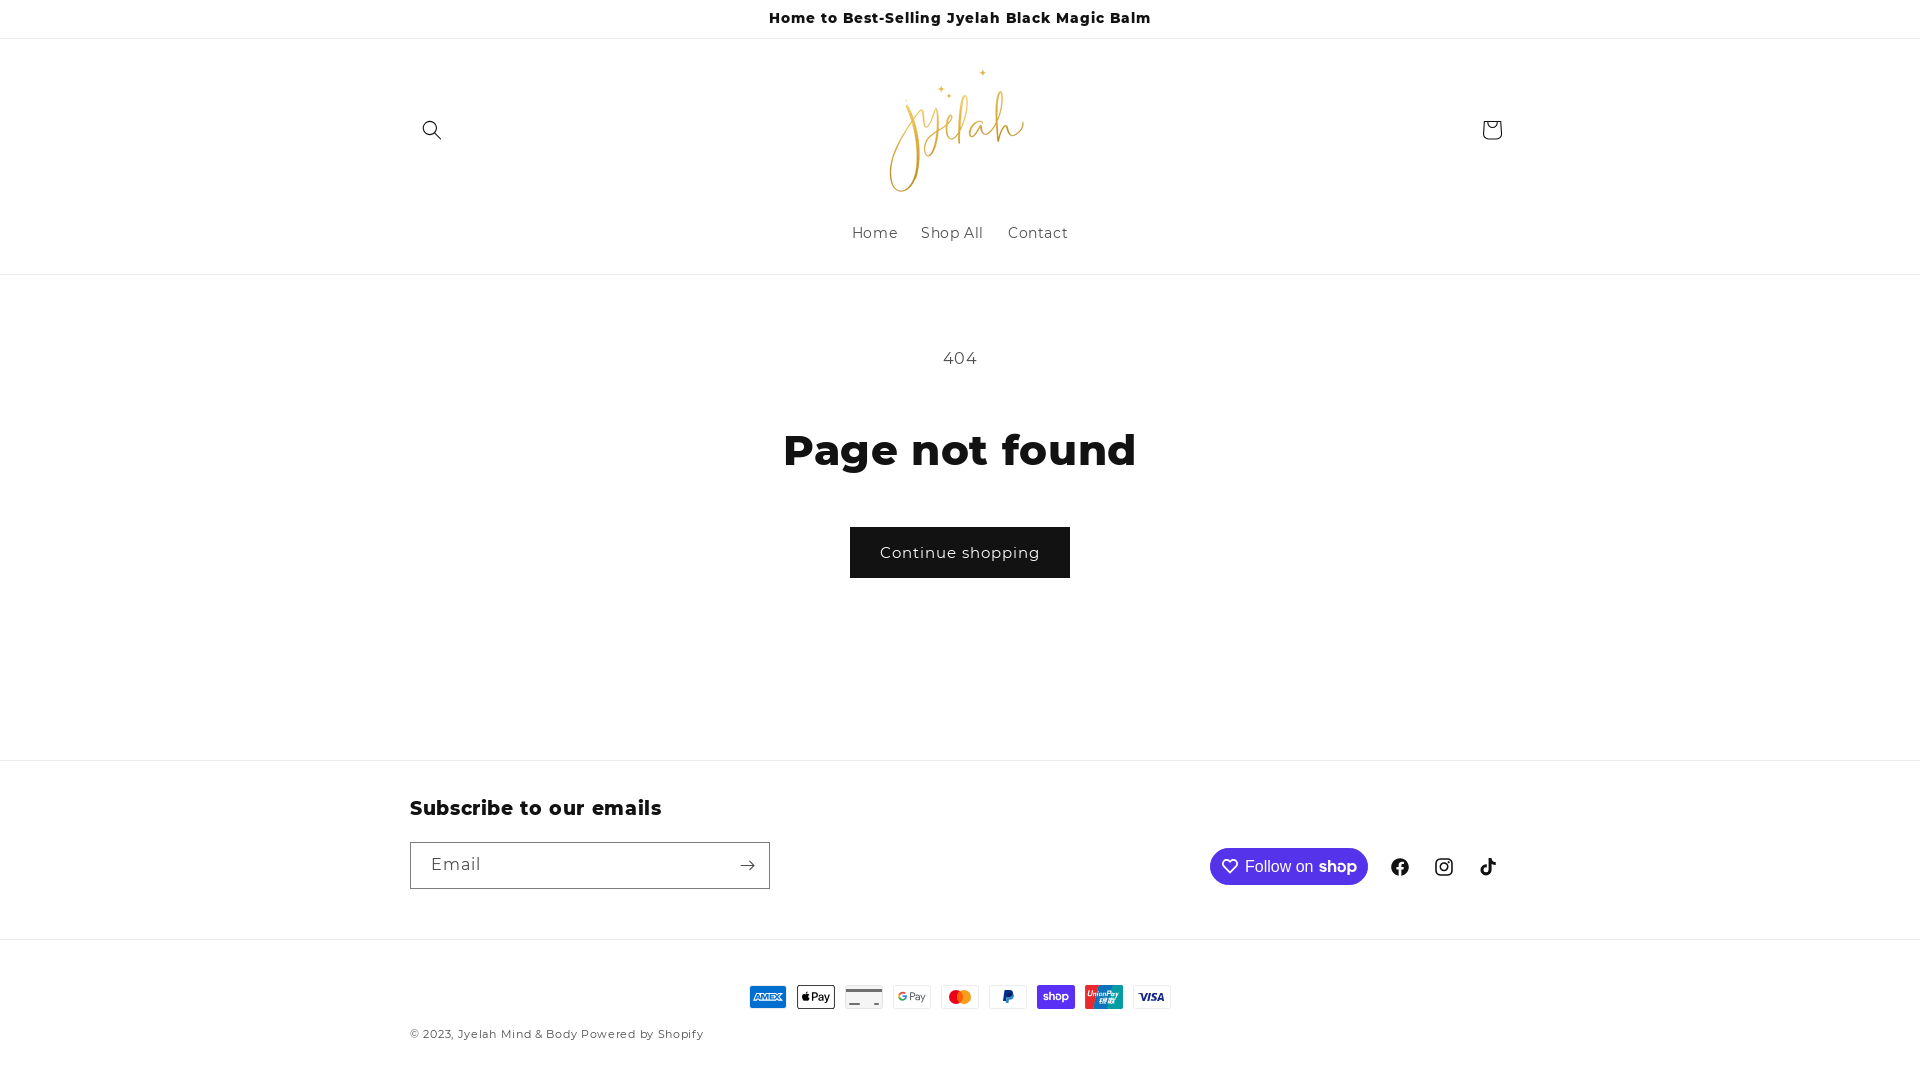 The height and width of the screenshot is (1080, 1920). I want to click on 'Cart', so click(1492, 130).